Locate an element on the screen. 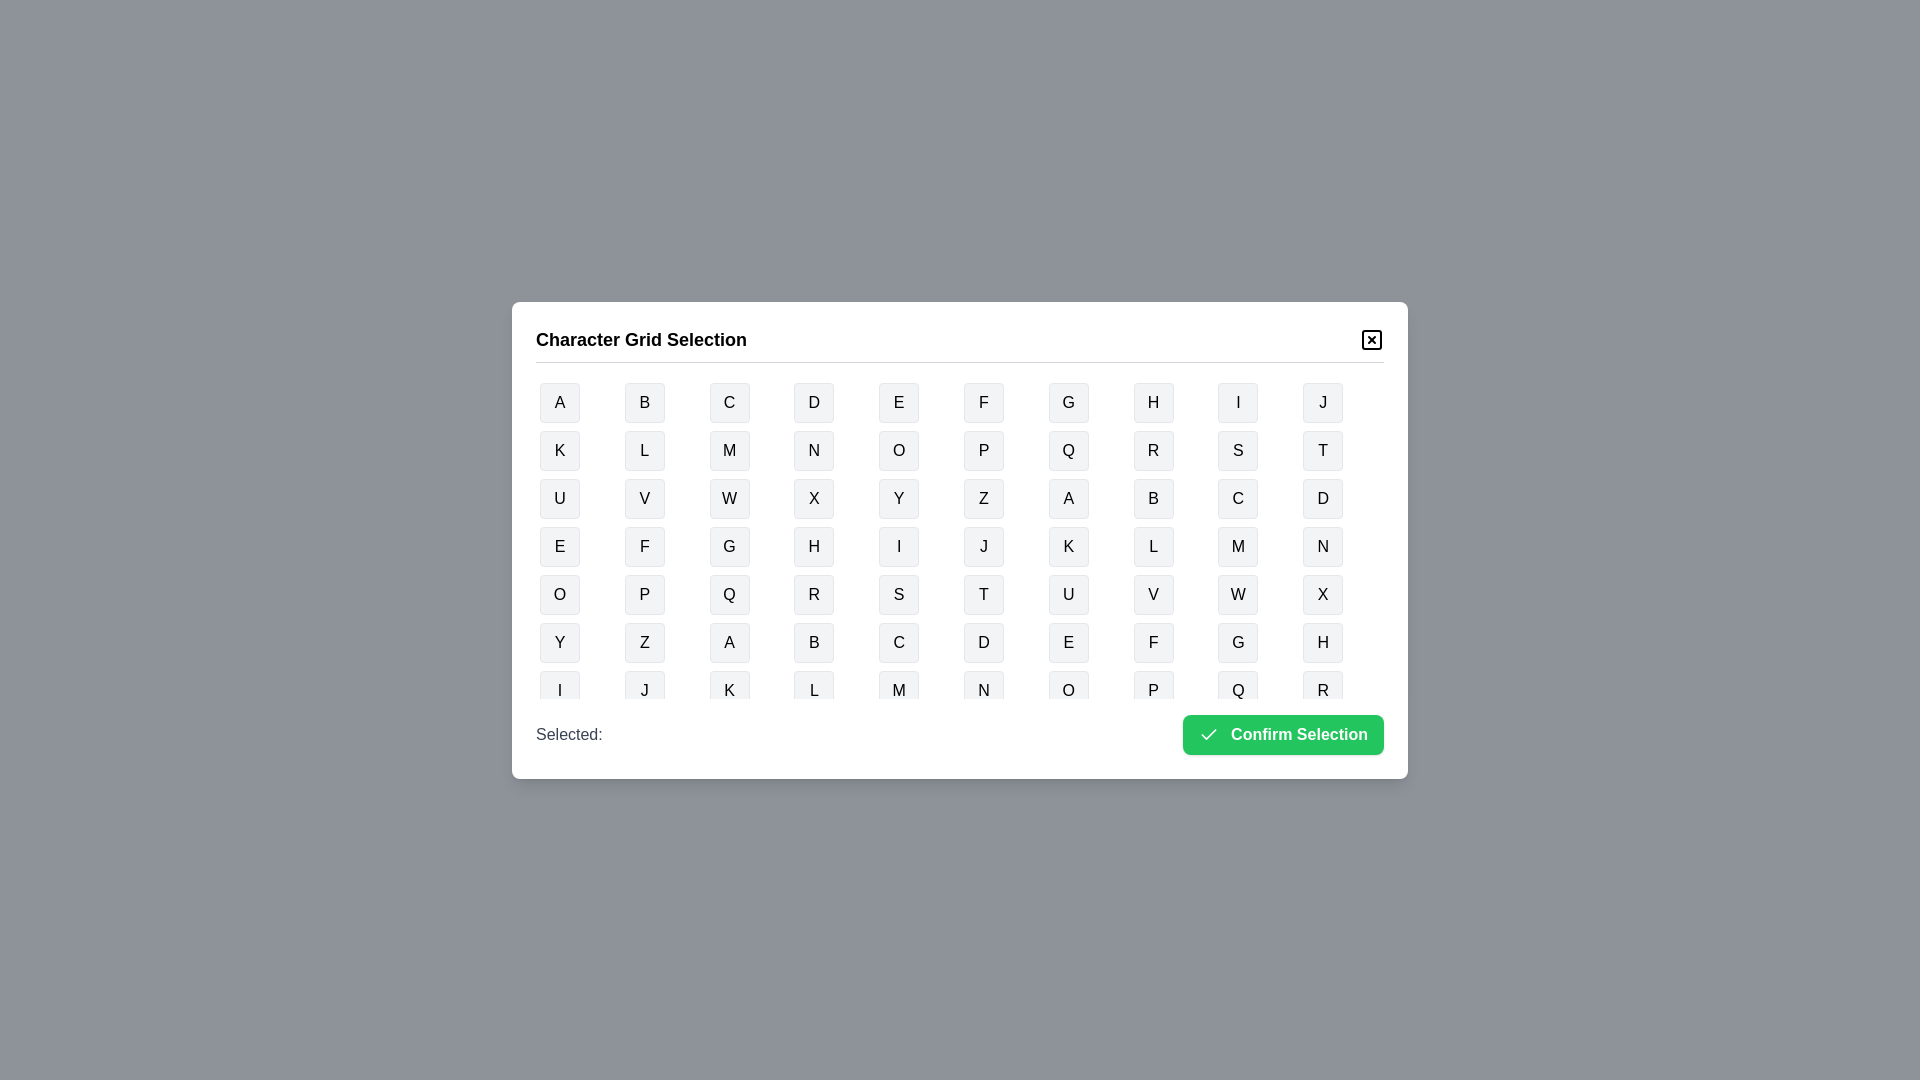 The height and width of the screenshot is (1080, 1920). the button representing the character F is located at coordinates (983, 402).